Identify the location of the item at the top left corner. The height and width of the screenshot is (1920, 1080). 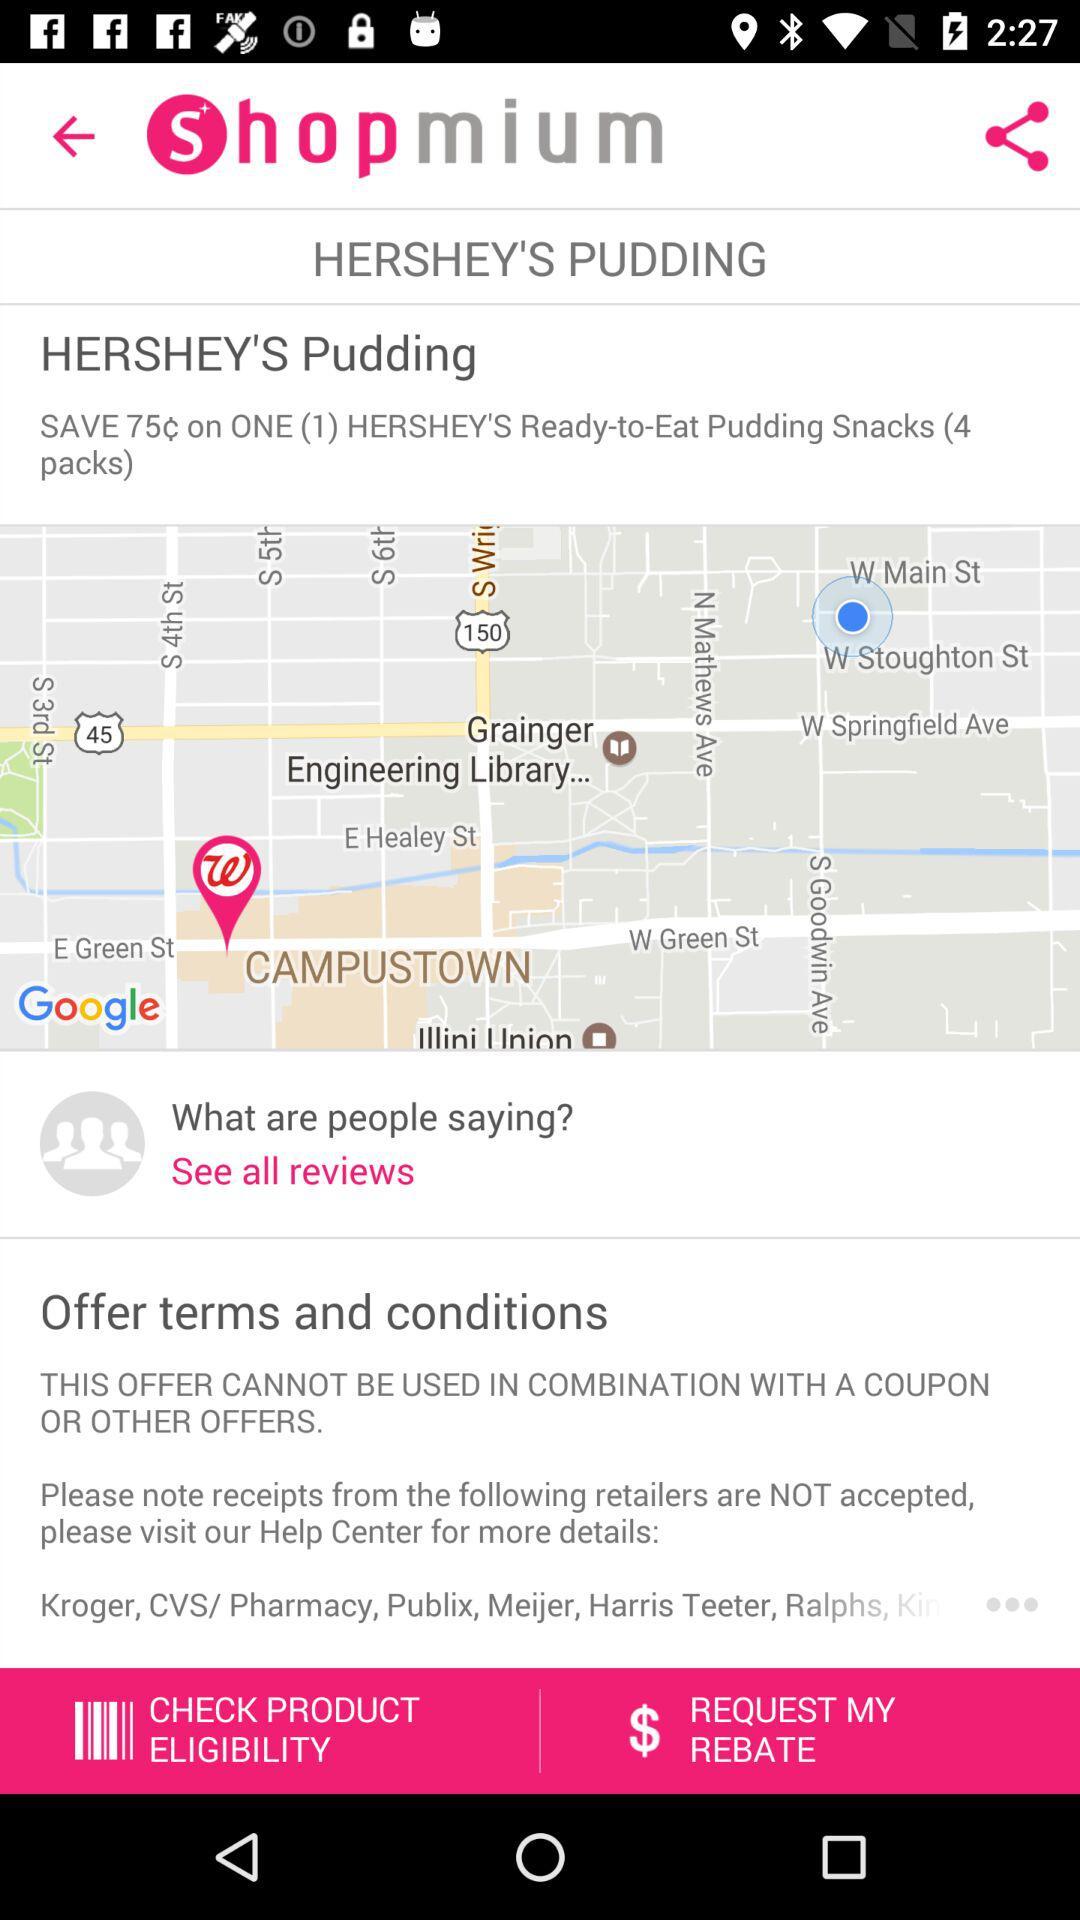
(72, 135).